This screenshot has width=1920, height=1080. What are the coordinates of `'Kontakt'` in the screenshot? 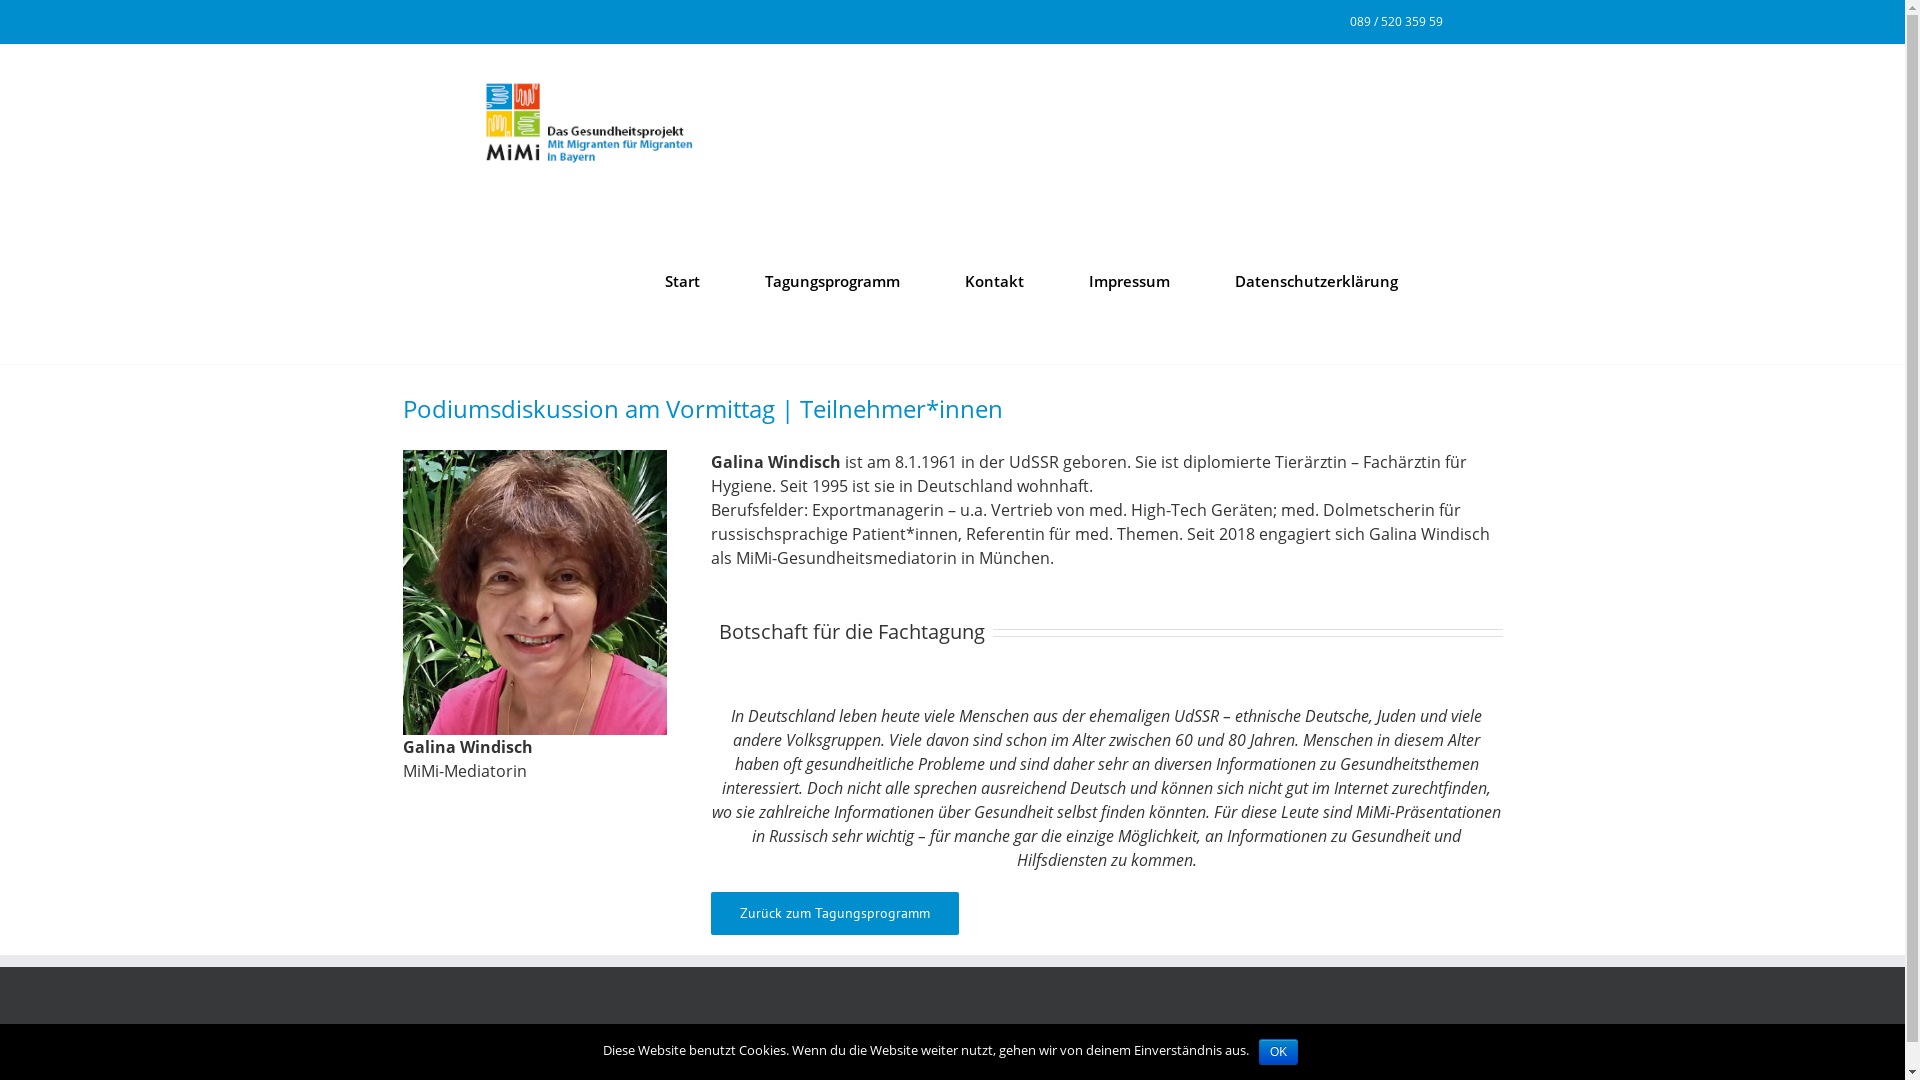 It's located at (993, 281).